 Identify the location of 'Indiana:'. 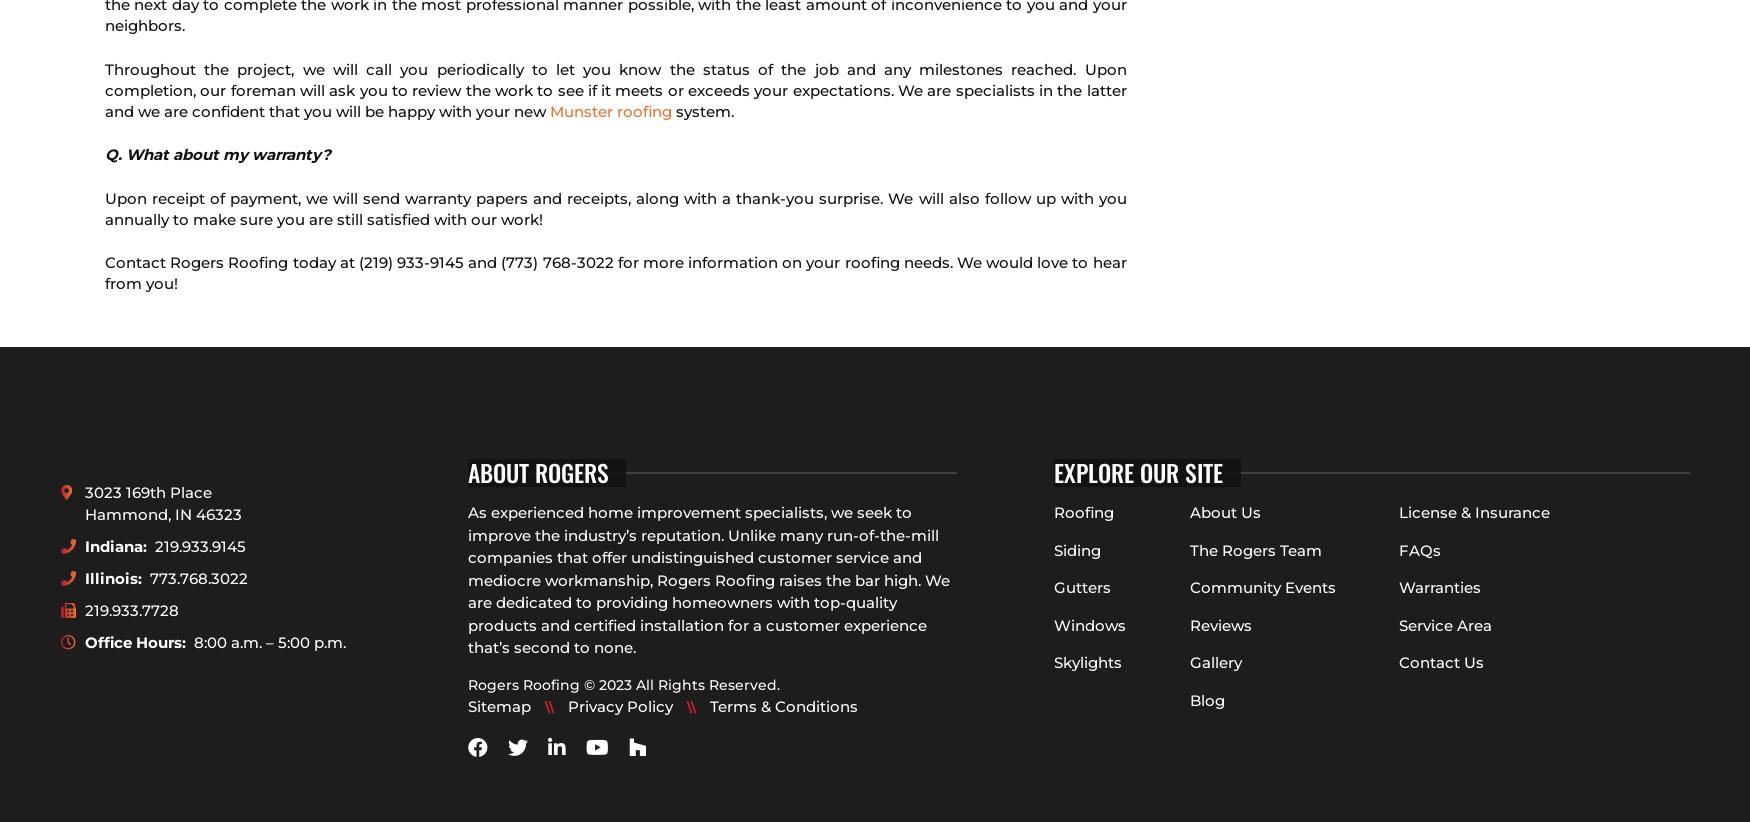
(120, 545).